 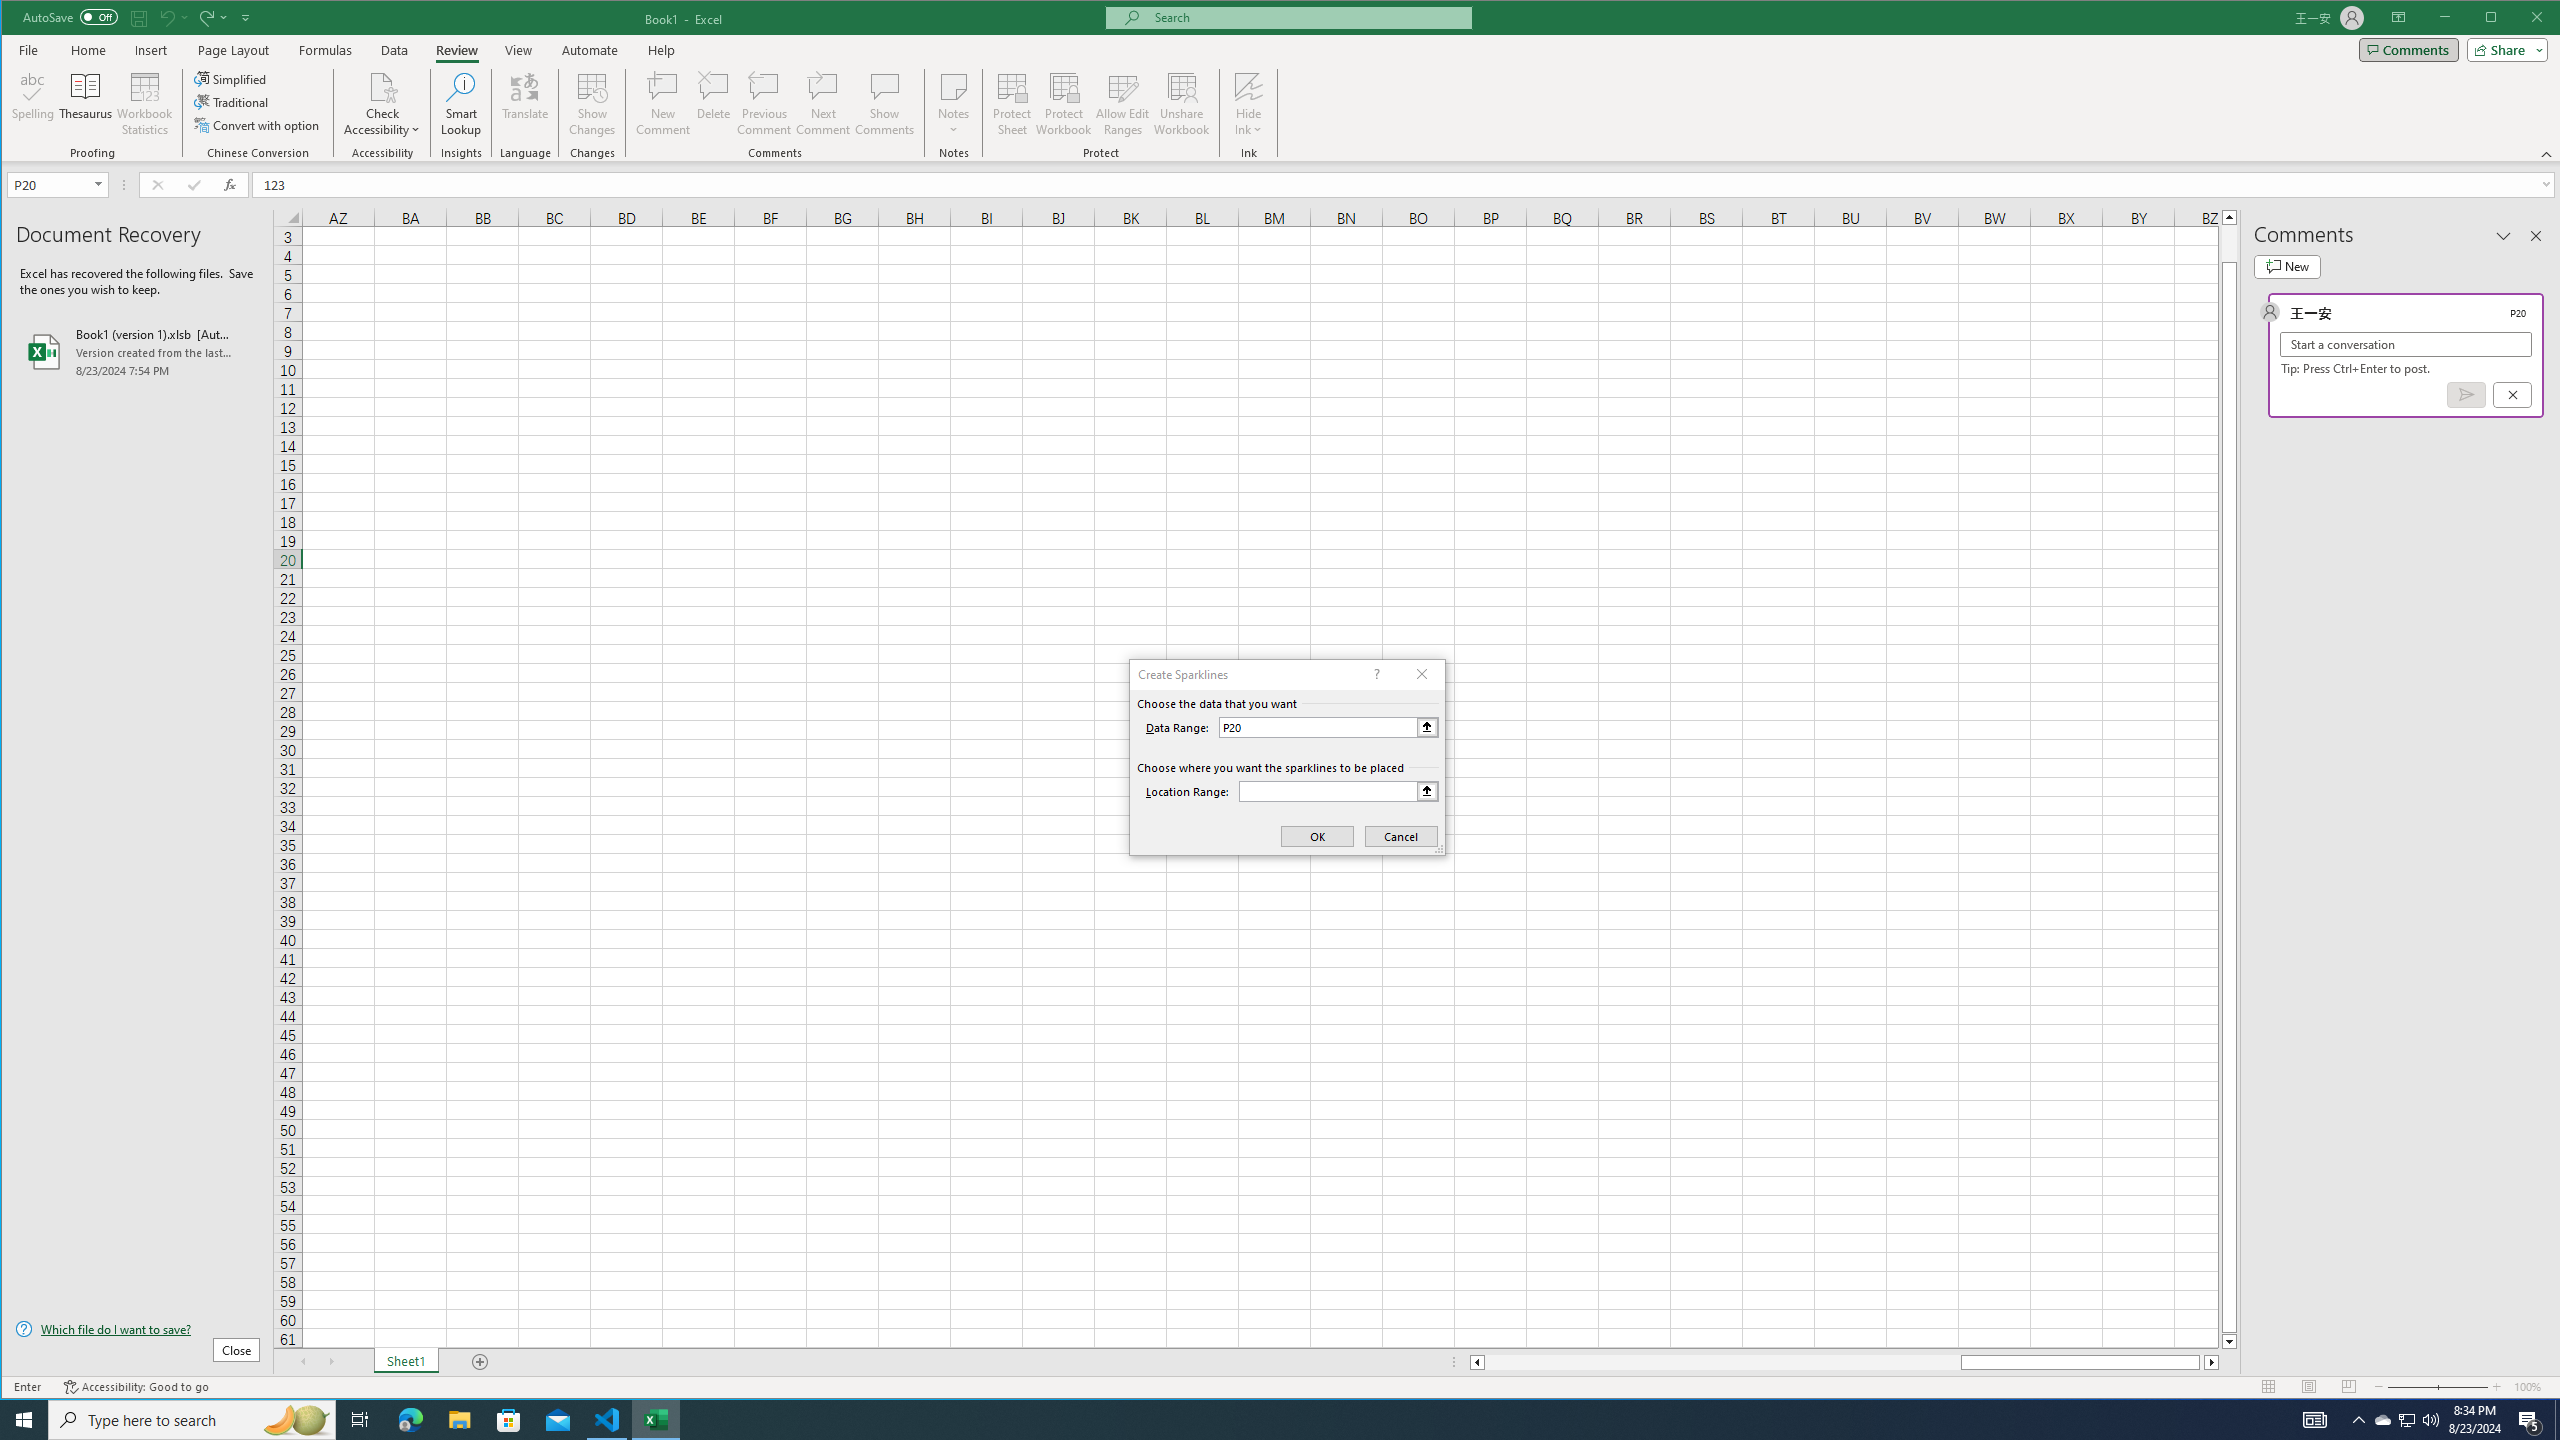 What do you see at coordinates (325, 49) in the screenshot?
I see `'Formulas'` at bounding box center [325, 49].